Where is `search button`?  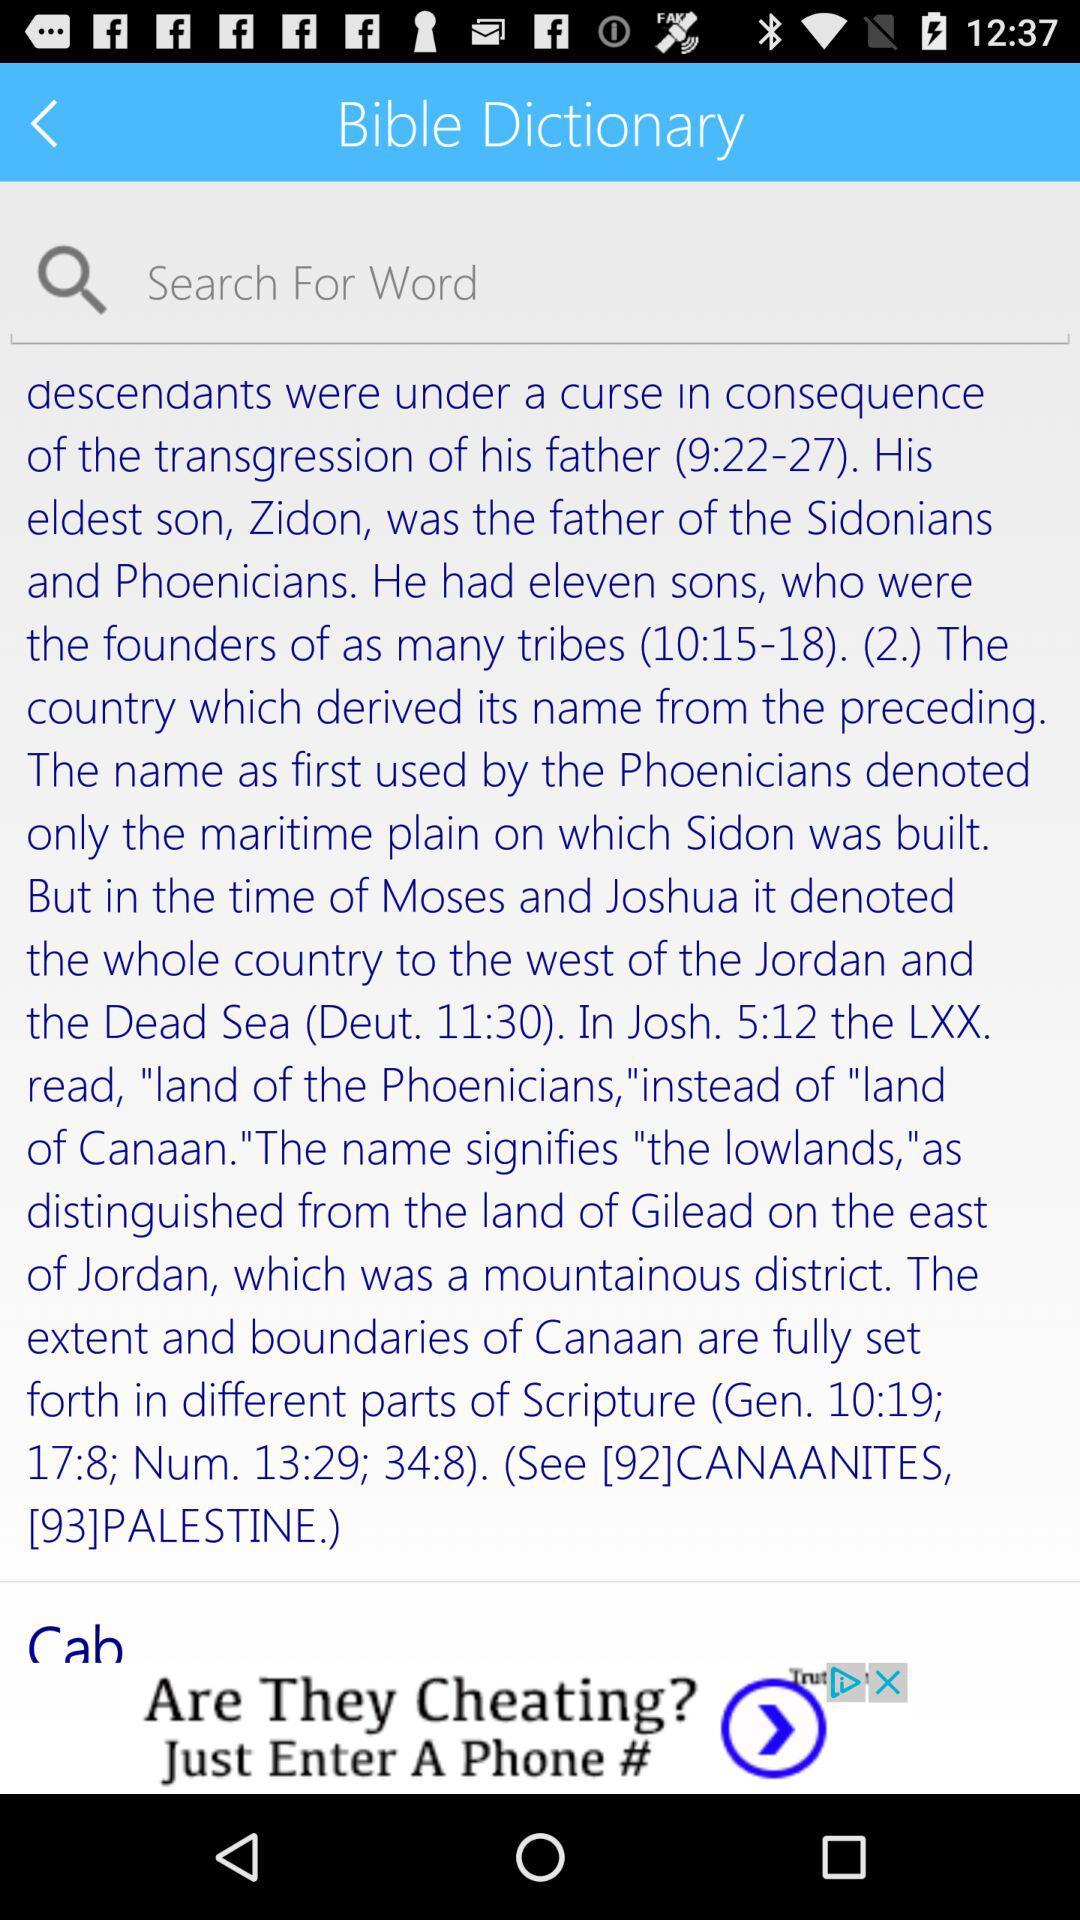 search button is located at coordinates (540, 280).